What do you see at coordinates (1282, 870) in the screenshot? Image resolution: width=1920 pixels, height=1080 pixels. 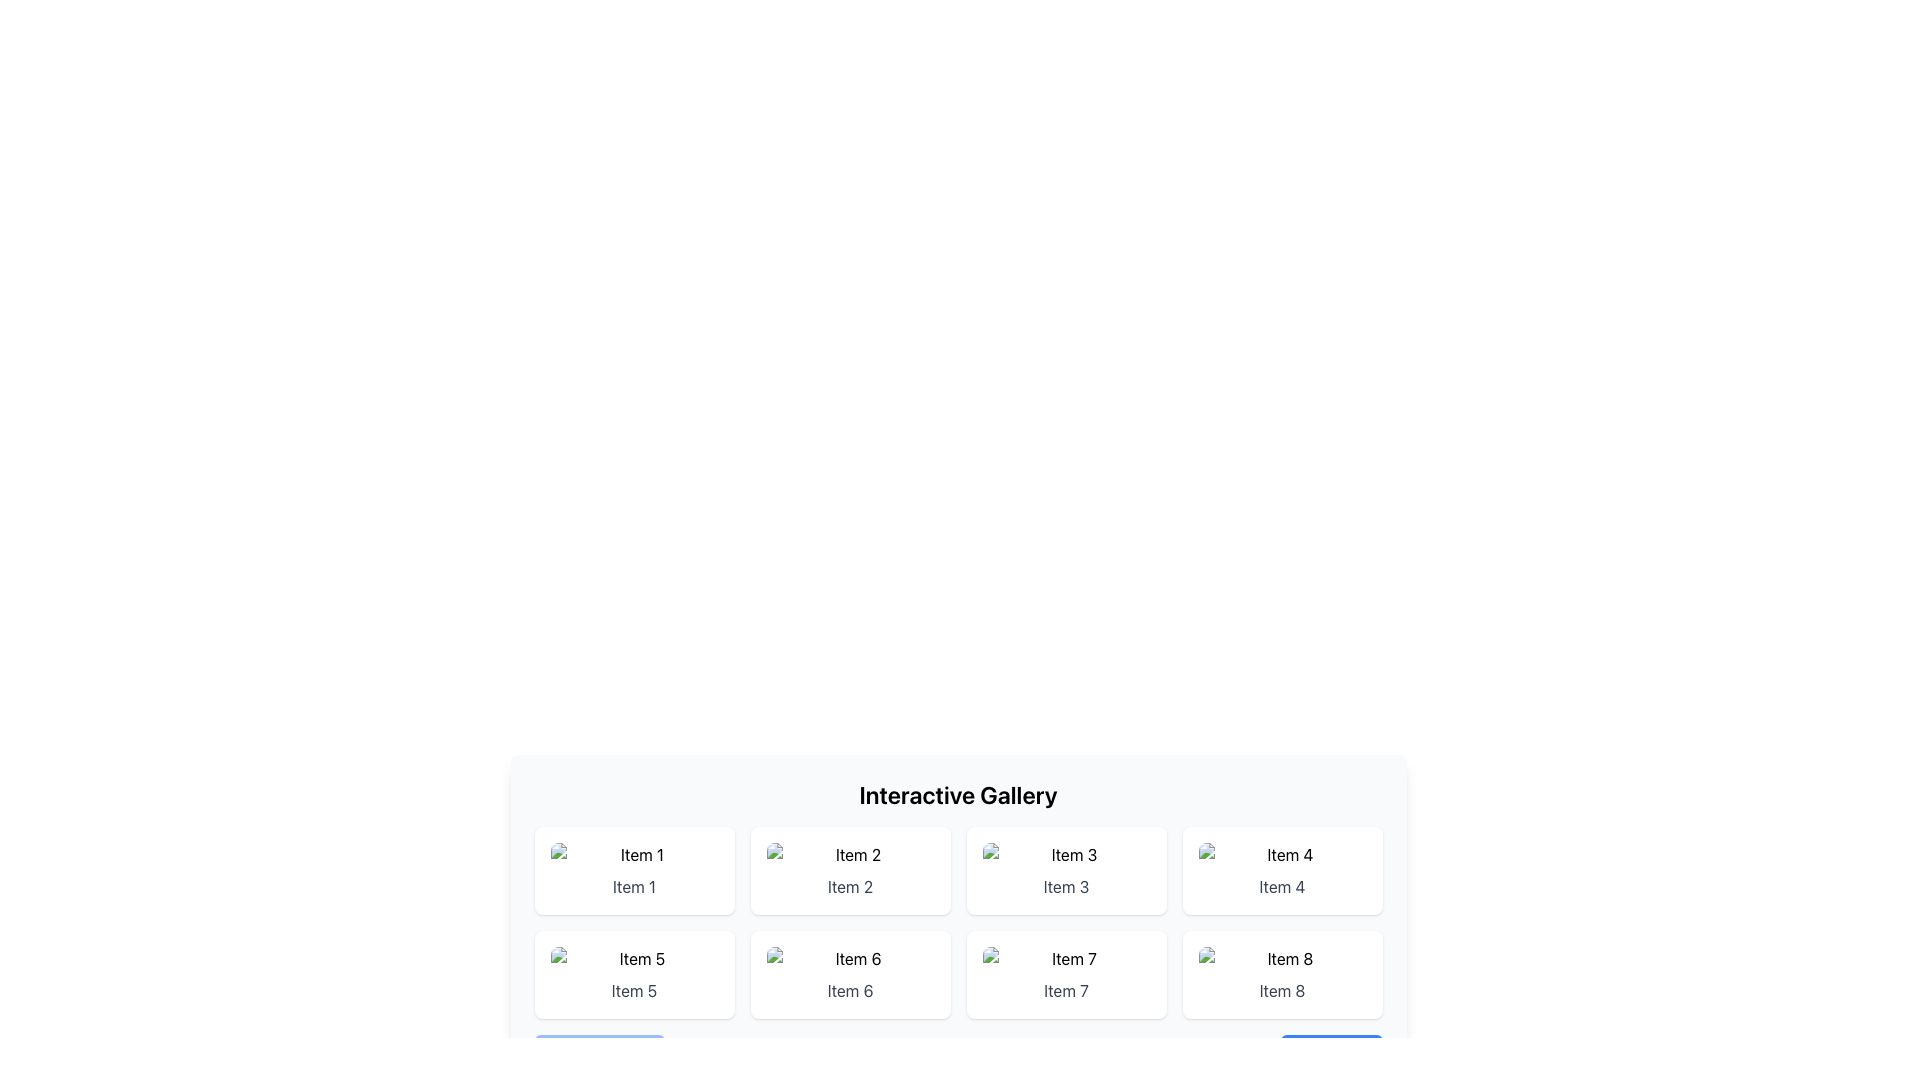 I see `the display card for 'Item 4', which is located in the fourth position of a 4-column grid, adjacent to 'Item 3' on the left and above 'Item 8'` at bounding box center [1282, 870].